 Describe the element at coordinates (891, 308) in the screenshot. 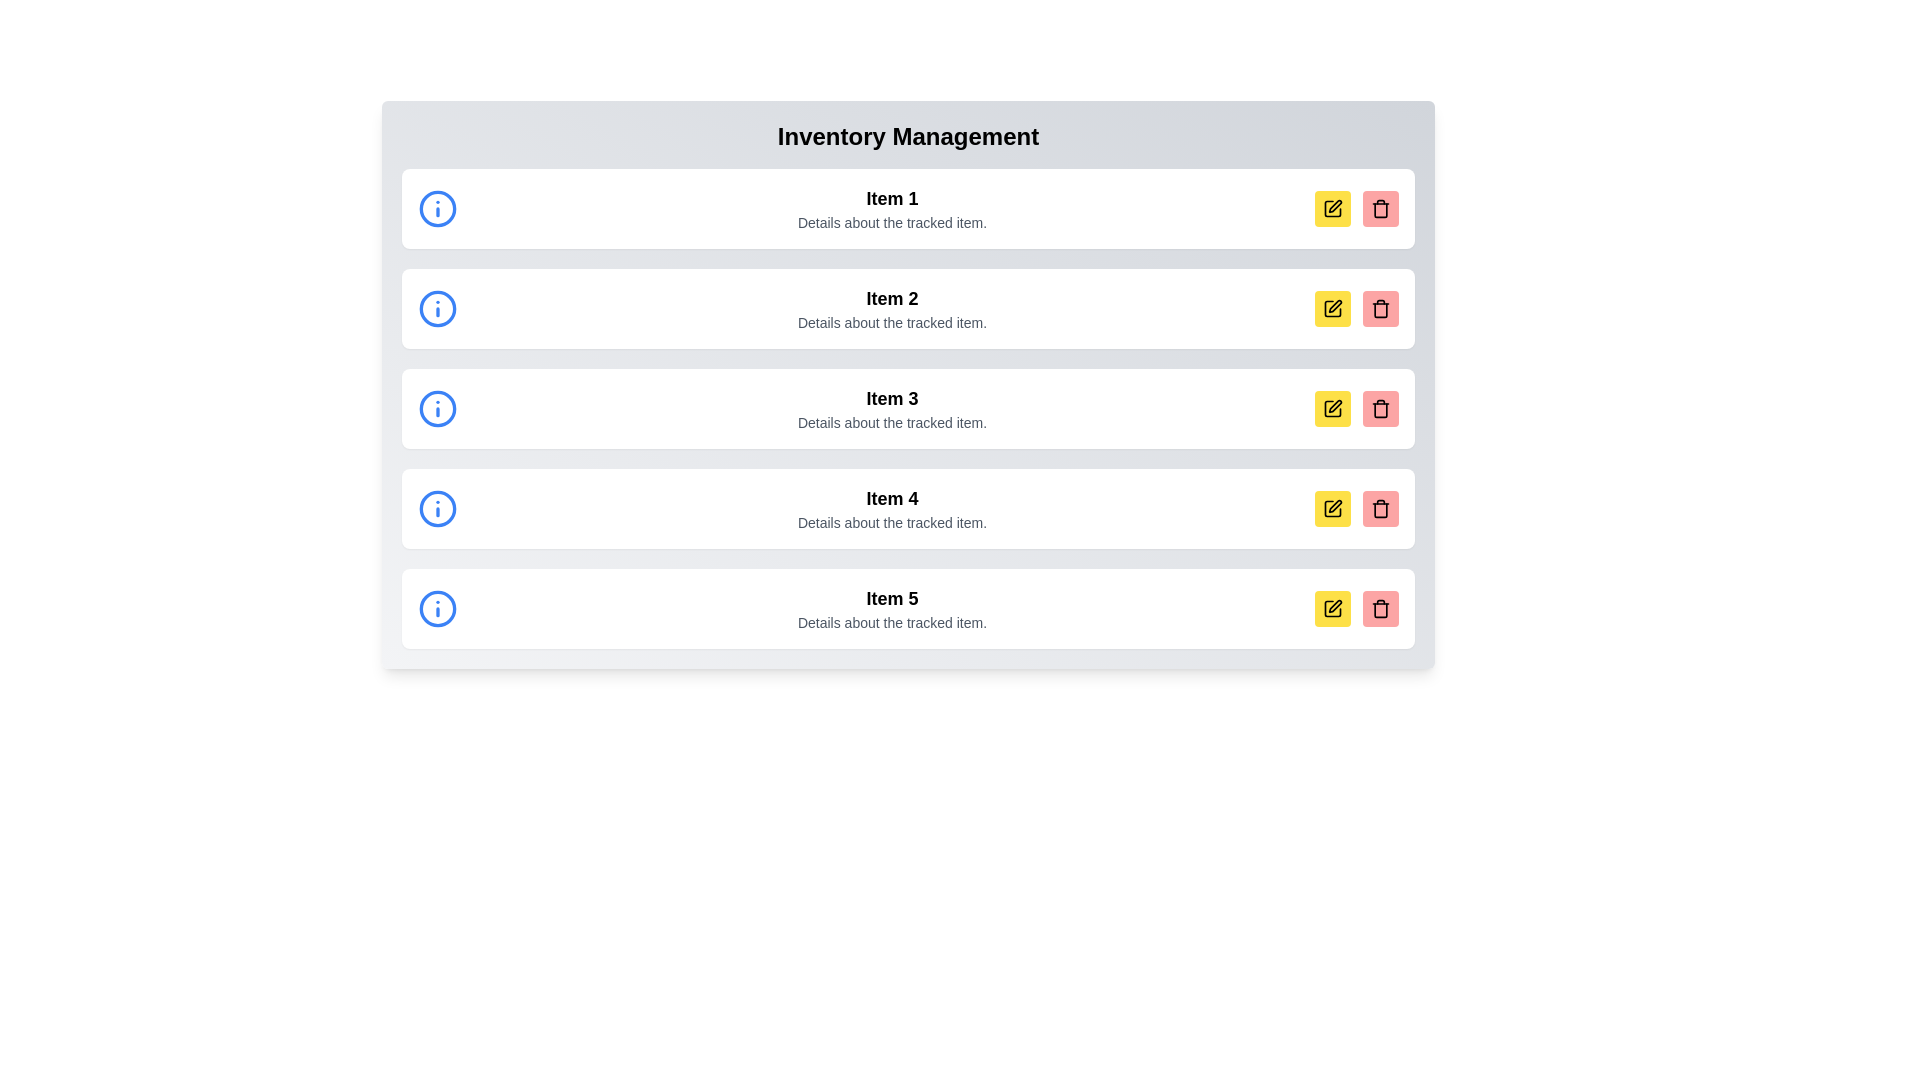

I see `the text block containing 'Item 2' and 'Details about the tracked item.' in the Inventory Management section` at that location.